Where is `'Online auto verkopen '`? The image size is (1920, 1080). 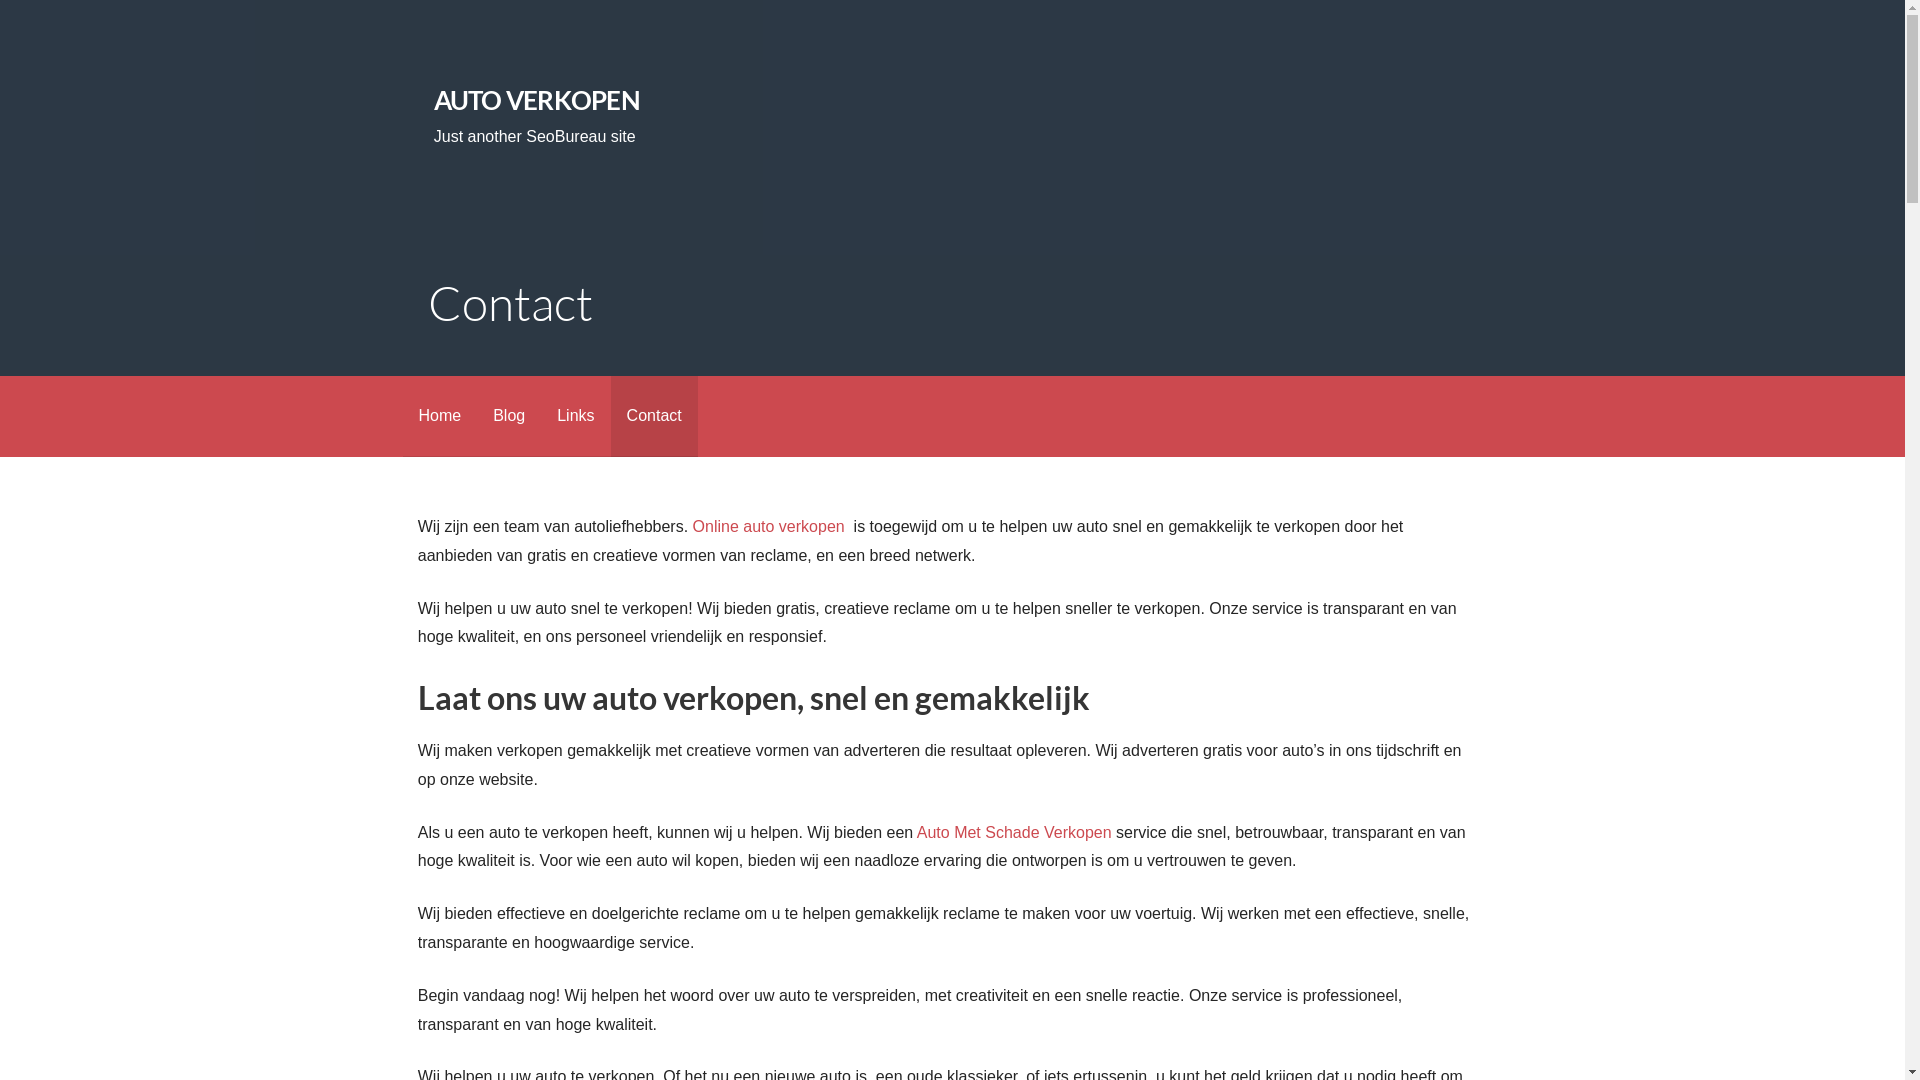 'Online auto verkopen ' is located at coordinates (770, 525).